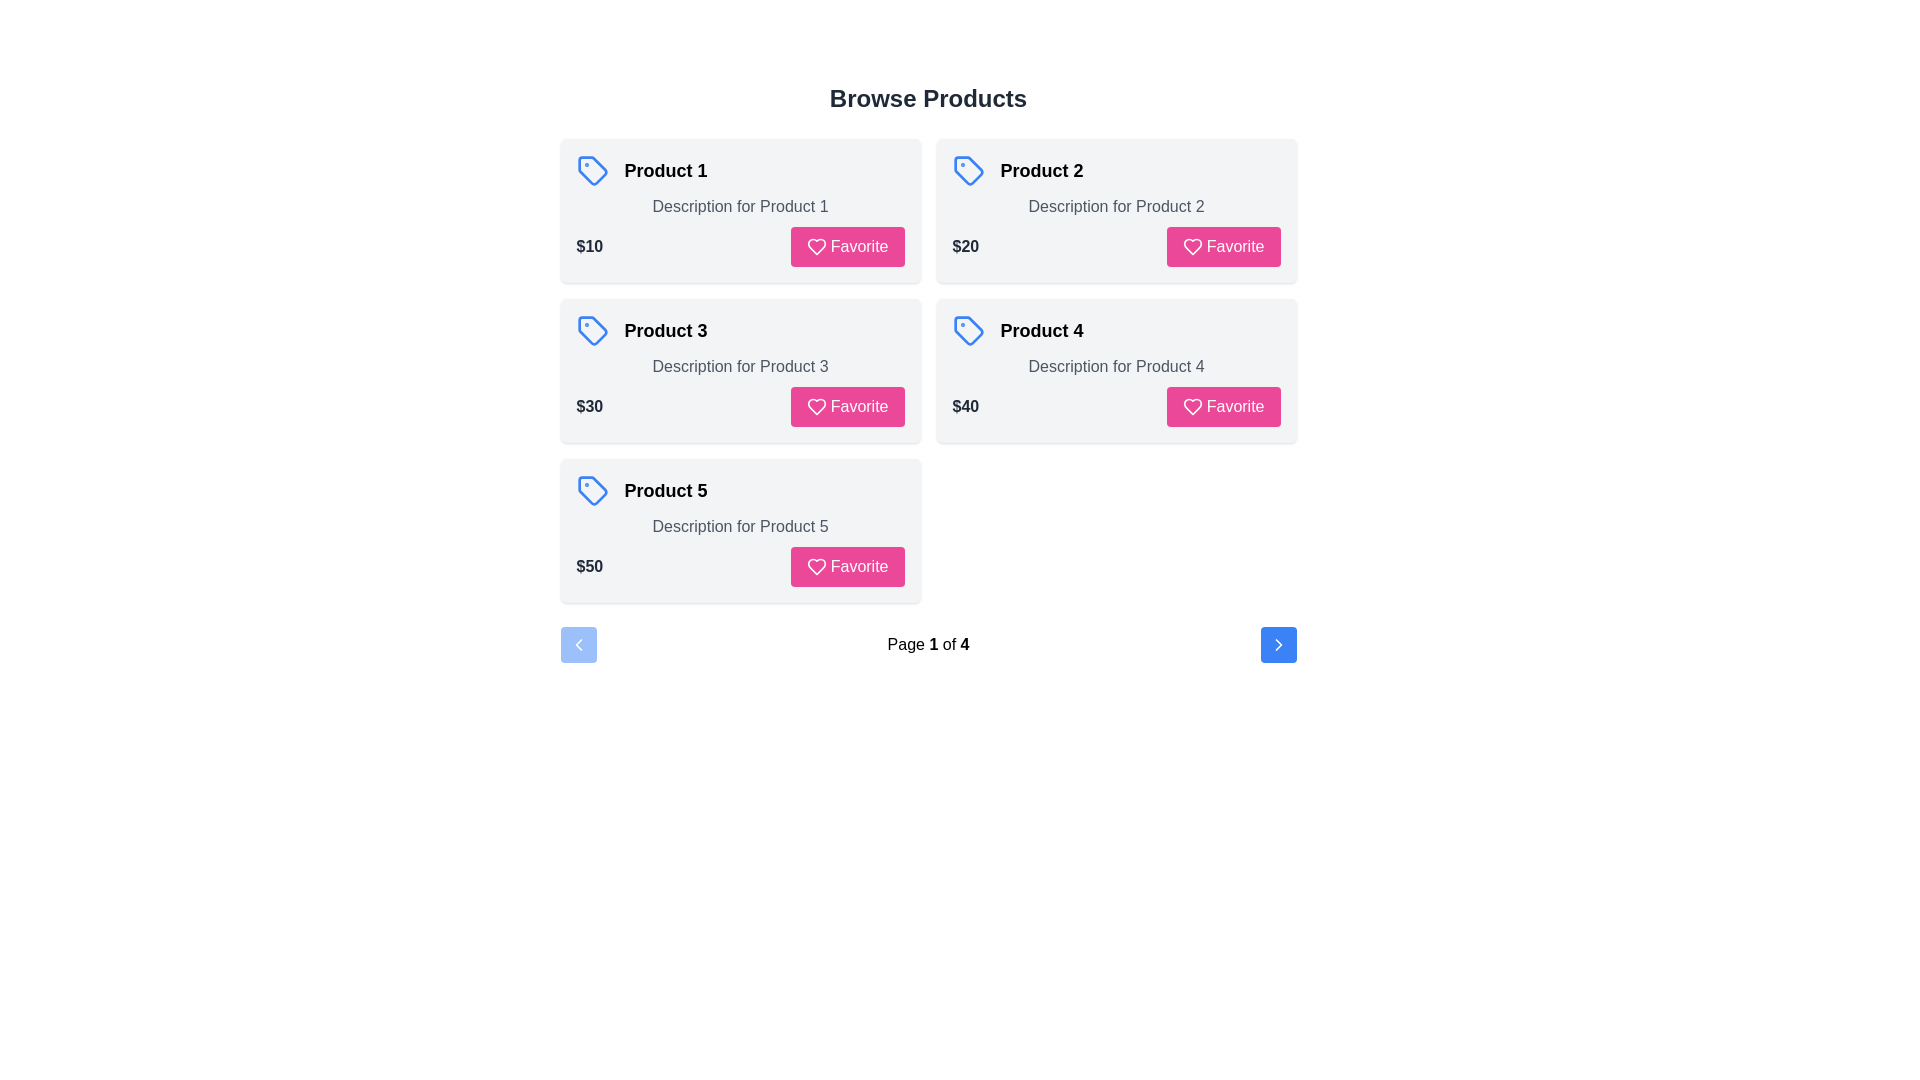 This screenshot has height=1080, width=1920. I want to click on the blue price tag icon located in the bottom-left corner of 'Product 5' card, which features a modern flat design with a small dot inside, so click(591, 490).